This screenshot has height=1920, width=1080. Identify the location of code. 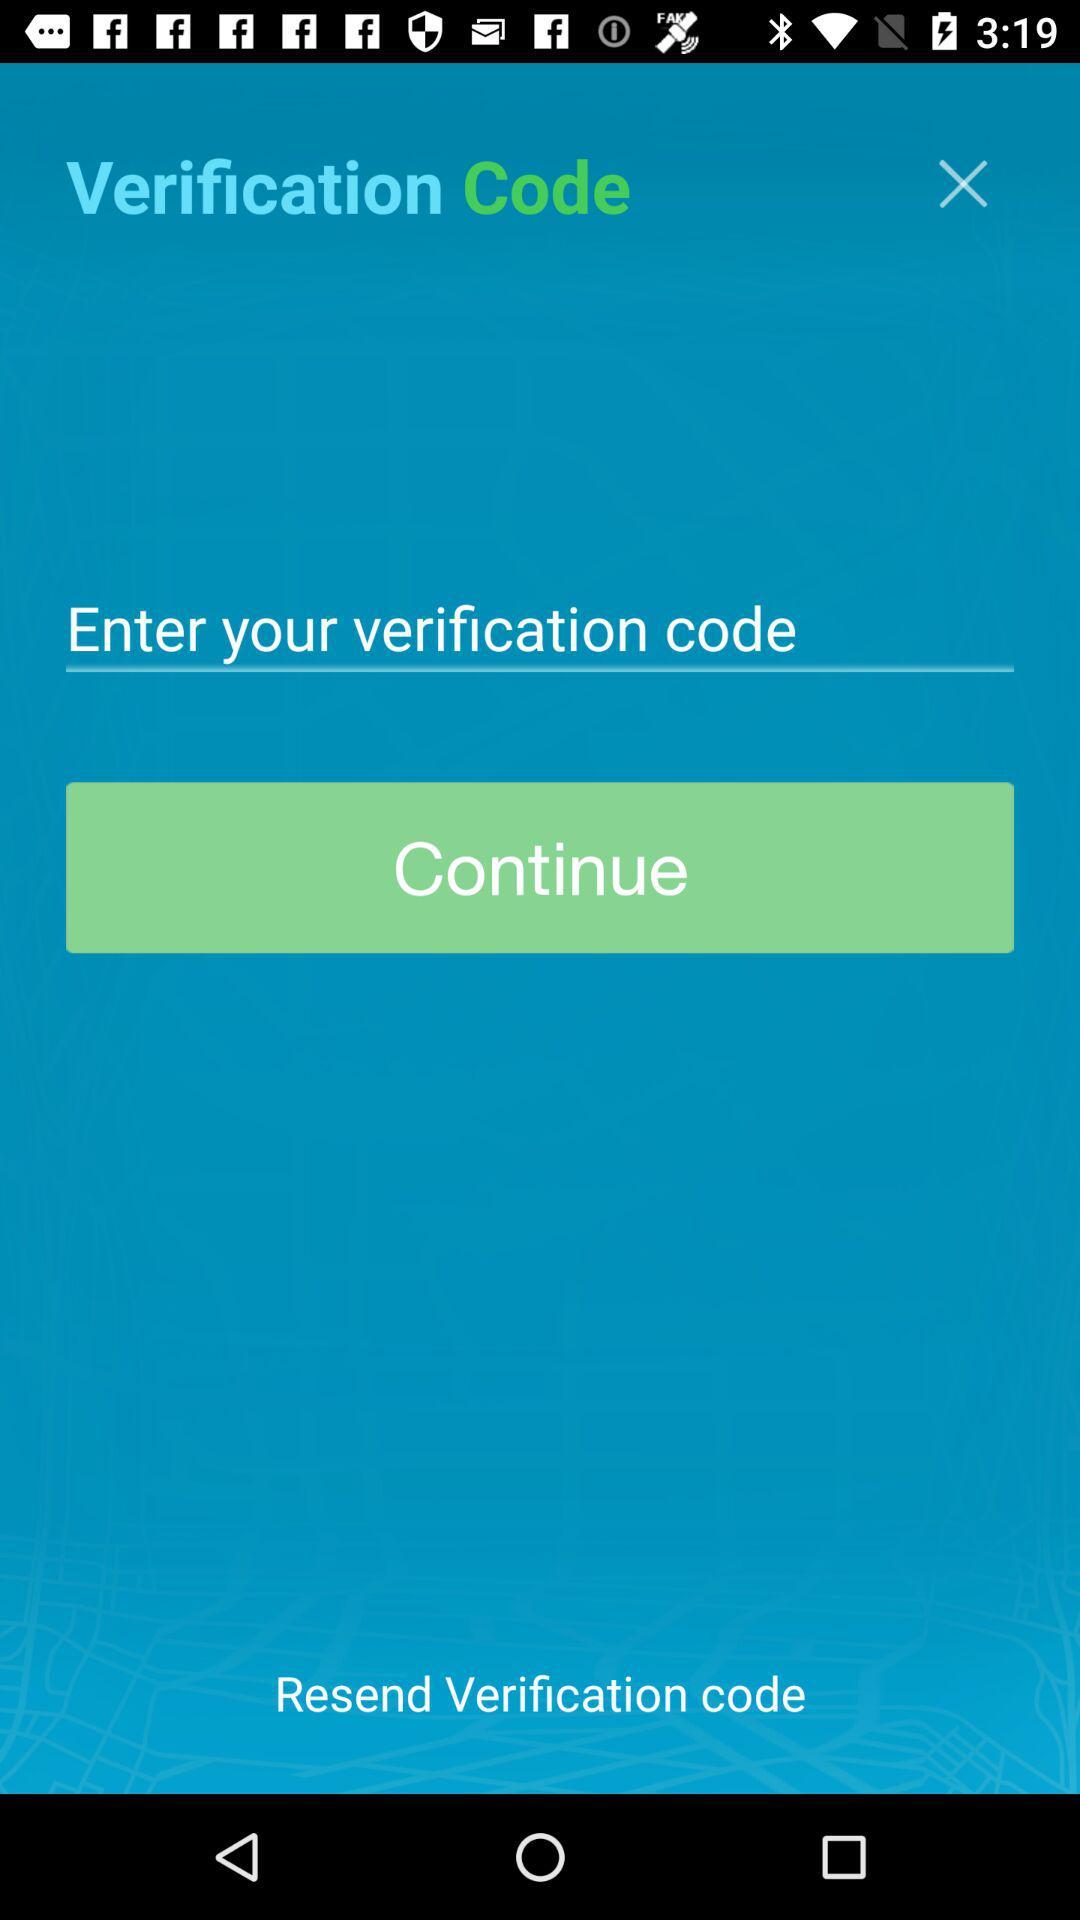
(540, 624).